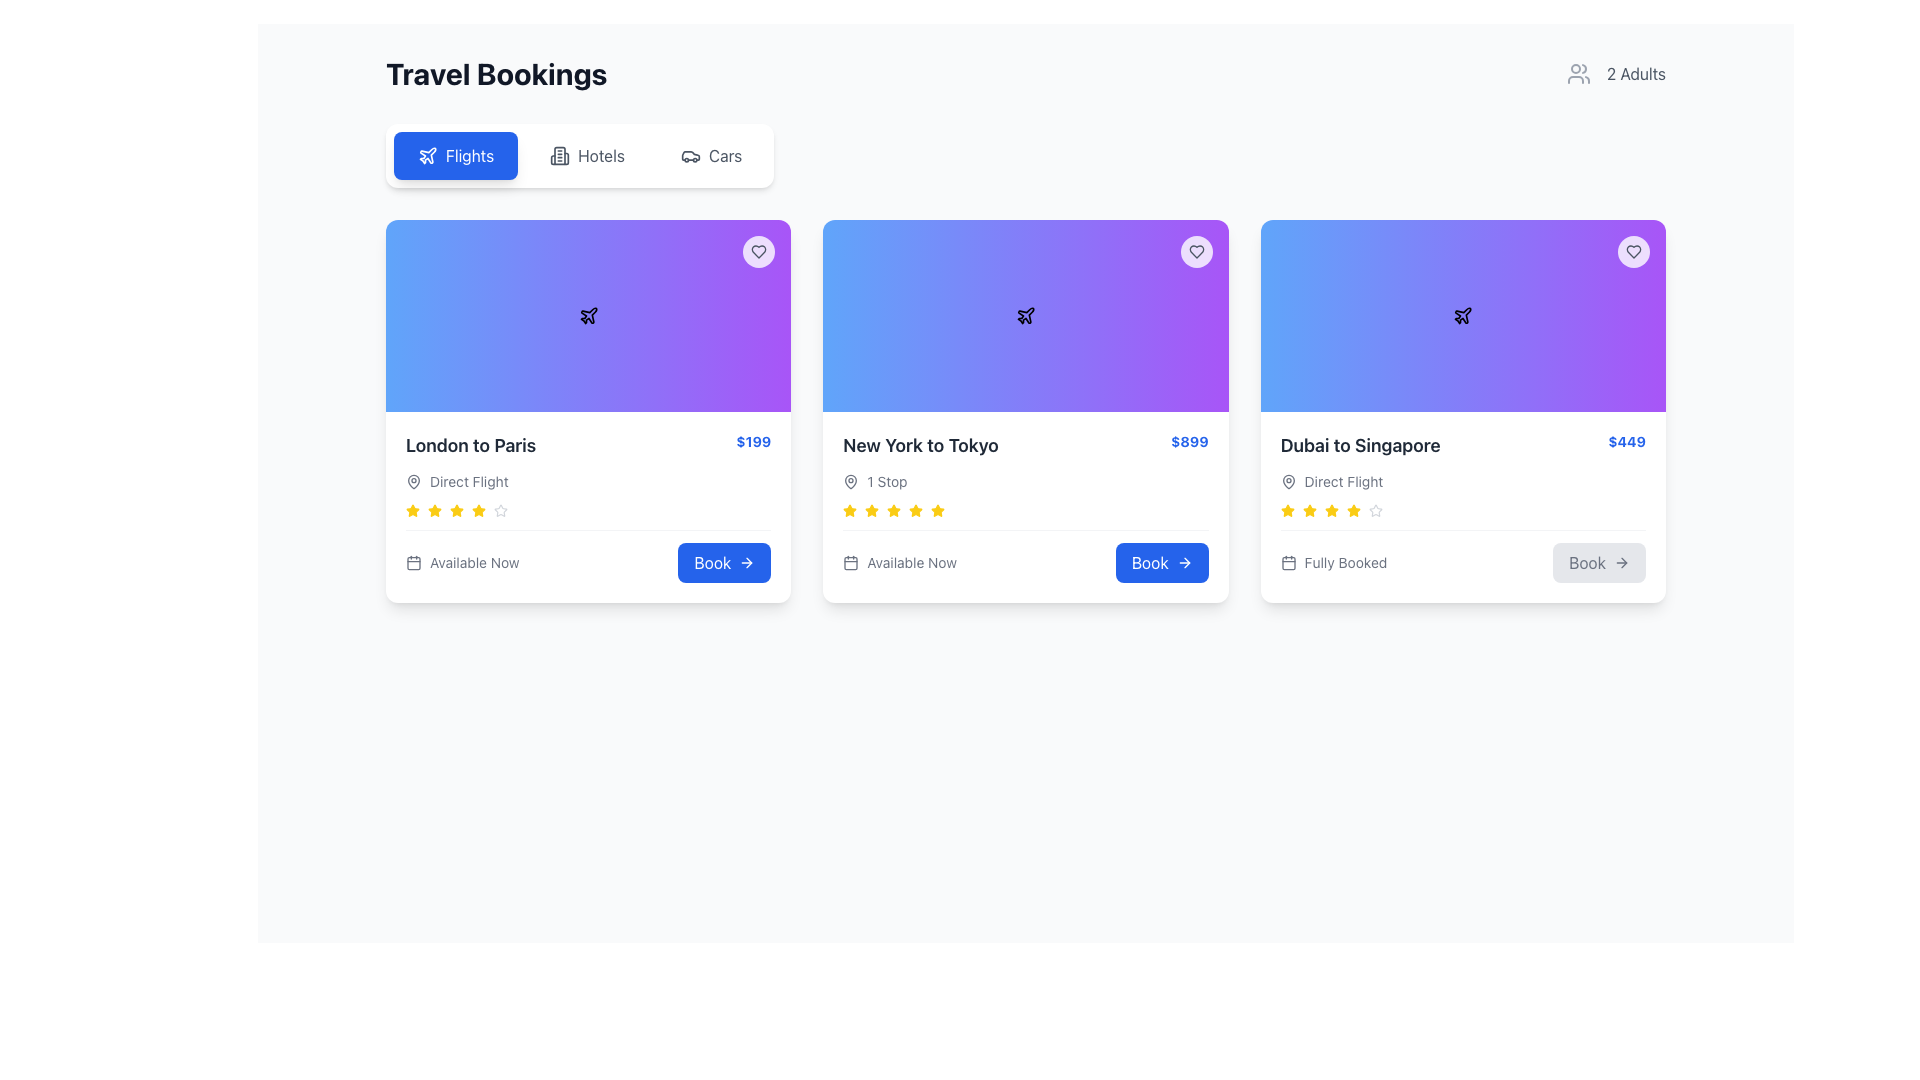 The width and height of the screenshot is (1920, 1080). Describe the element at coordinates (1150, 563) in the screenshot. I see `text label of the 'Book' button located at the bottom-right corner of the card titled 'New York to Tokyo', which indicates functionality to proceed with a booking` at that location.